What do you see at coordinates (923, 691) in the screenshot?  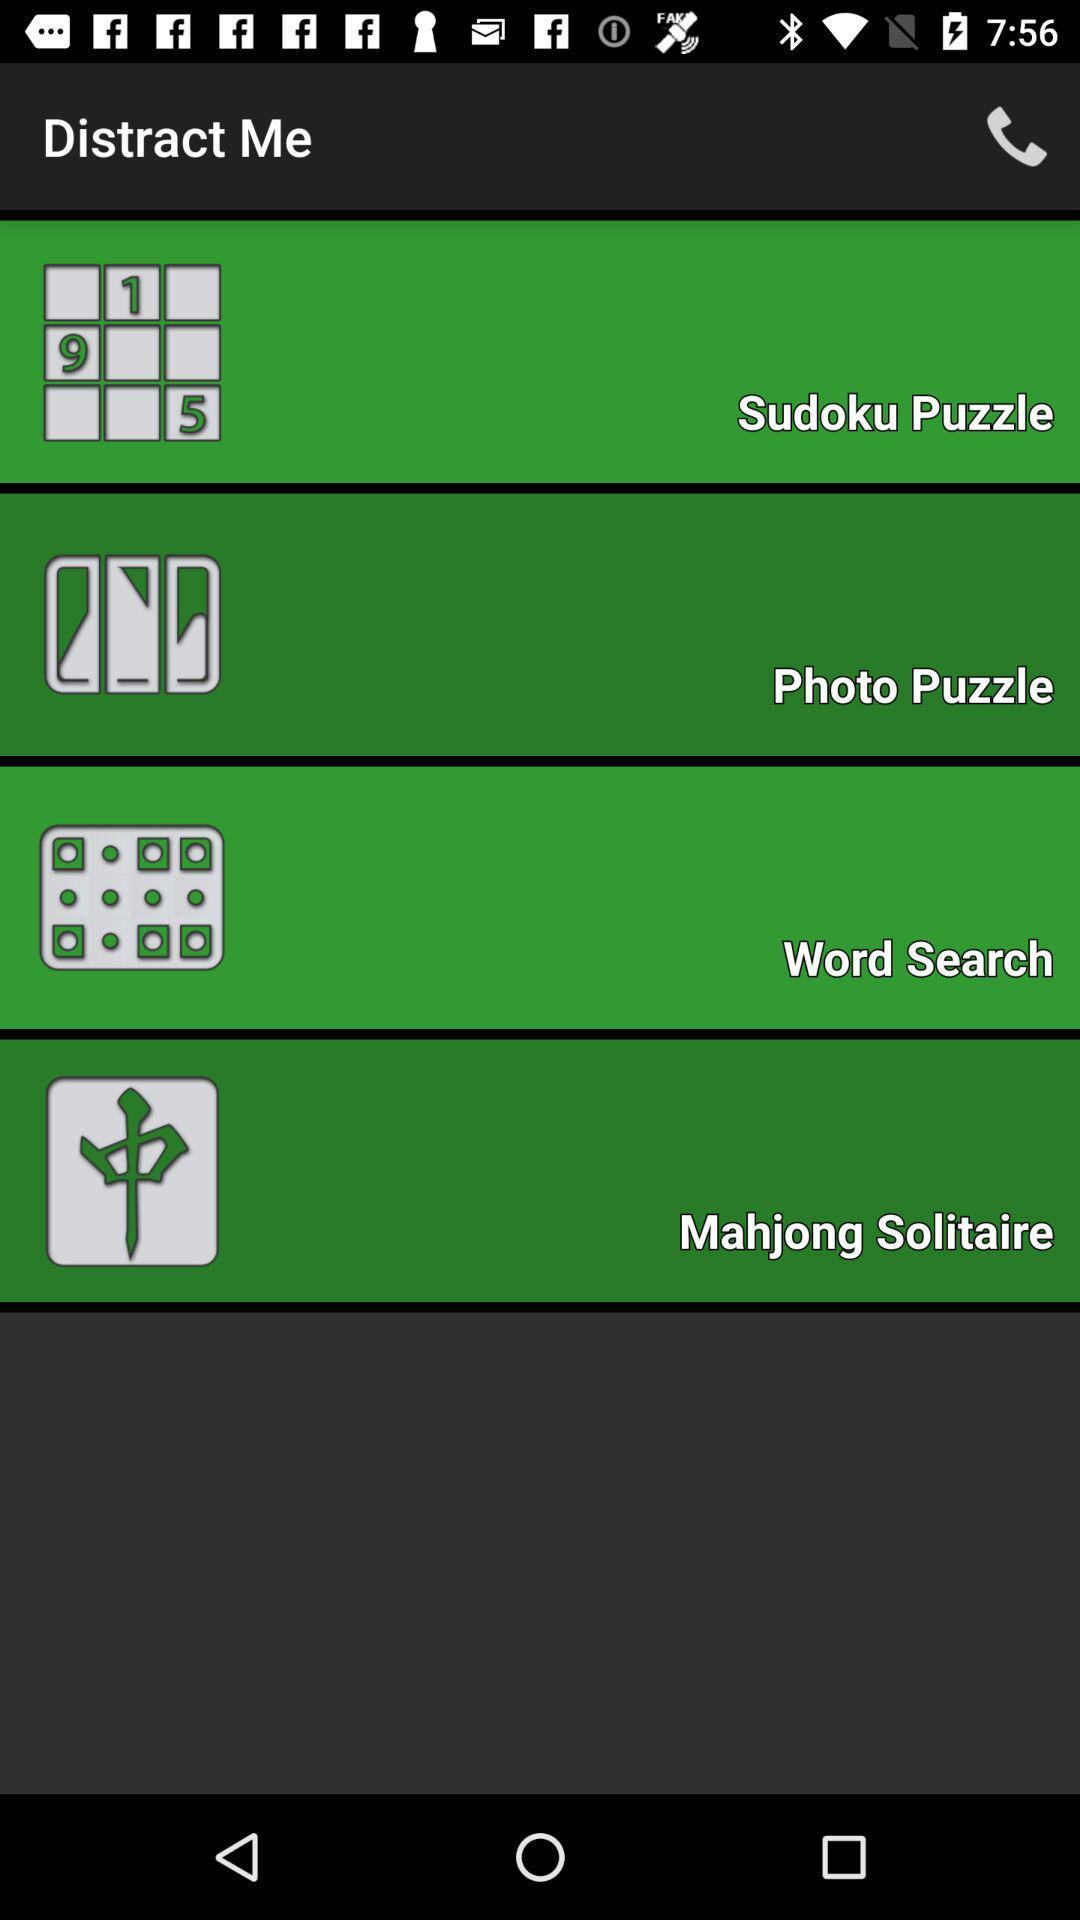 I see `the item below sudoku puzzle icon` at bounding box center [923, 691].